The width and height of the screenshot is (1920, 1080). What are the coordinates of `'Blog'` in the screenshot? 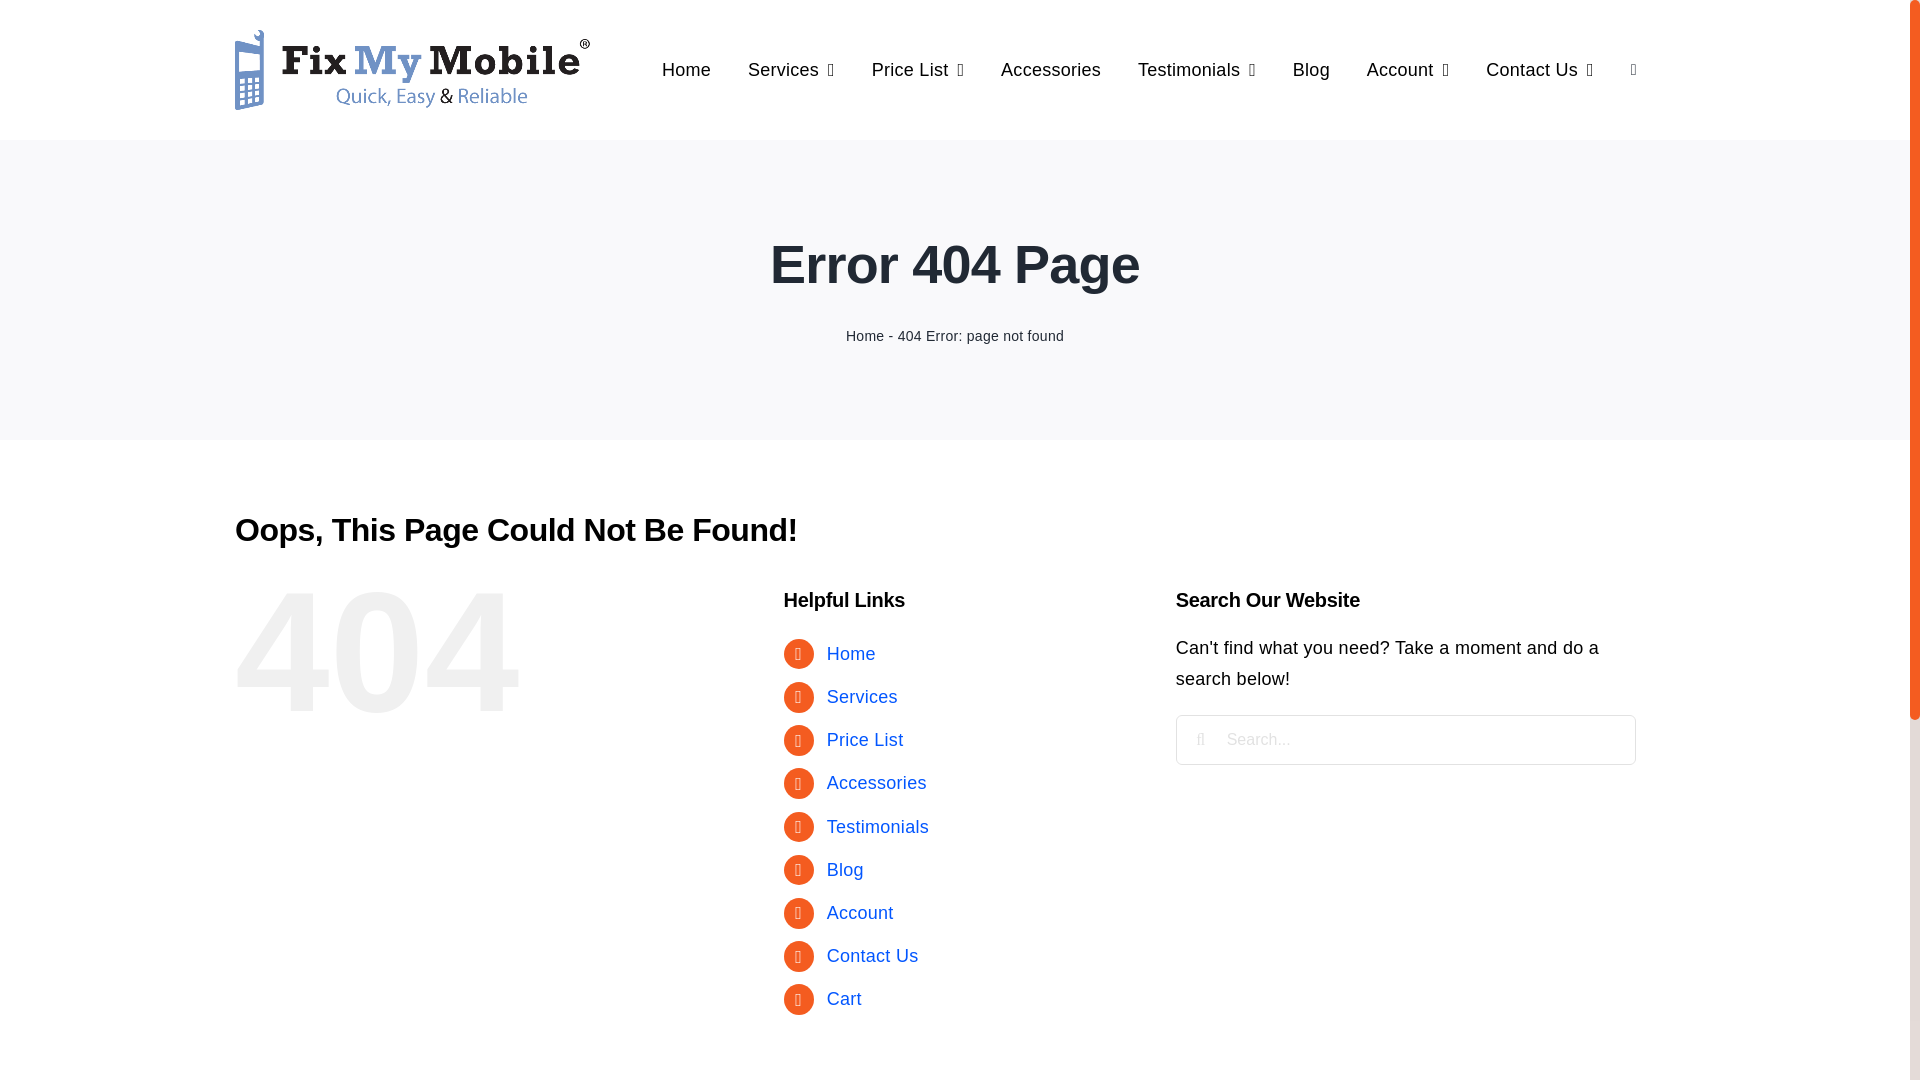 It's located at (1311, 68).